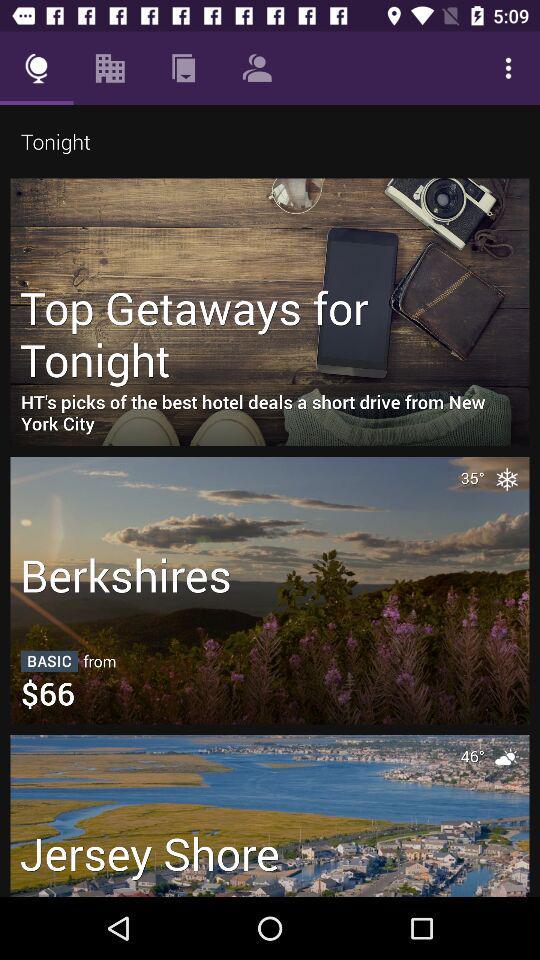 The width and height of the screenshot is (540, 960). Describe the element at coordinates (257, 68) in the screenshot. I see `the profile icon` at that location.